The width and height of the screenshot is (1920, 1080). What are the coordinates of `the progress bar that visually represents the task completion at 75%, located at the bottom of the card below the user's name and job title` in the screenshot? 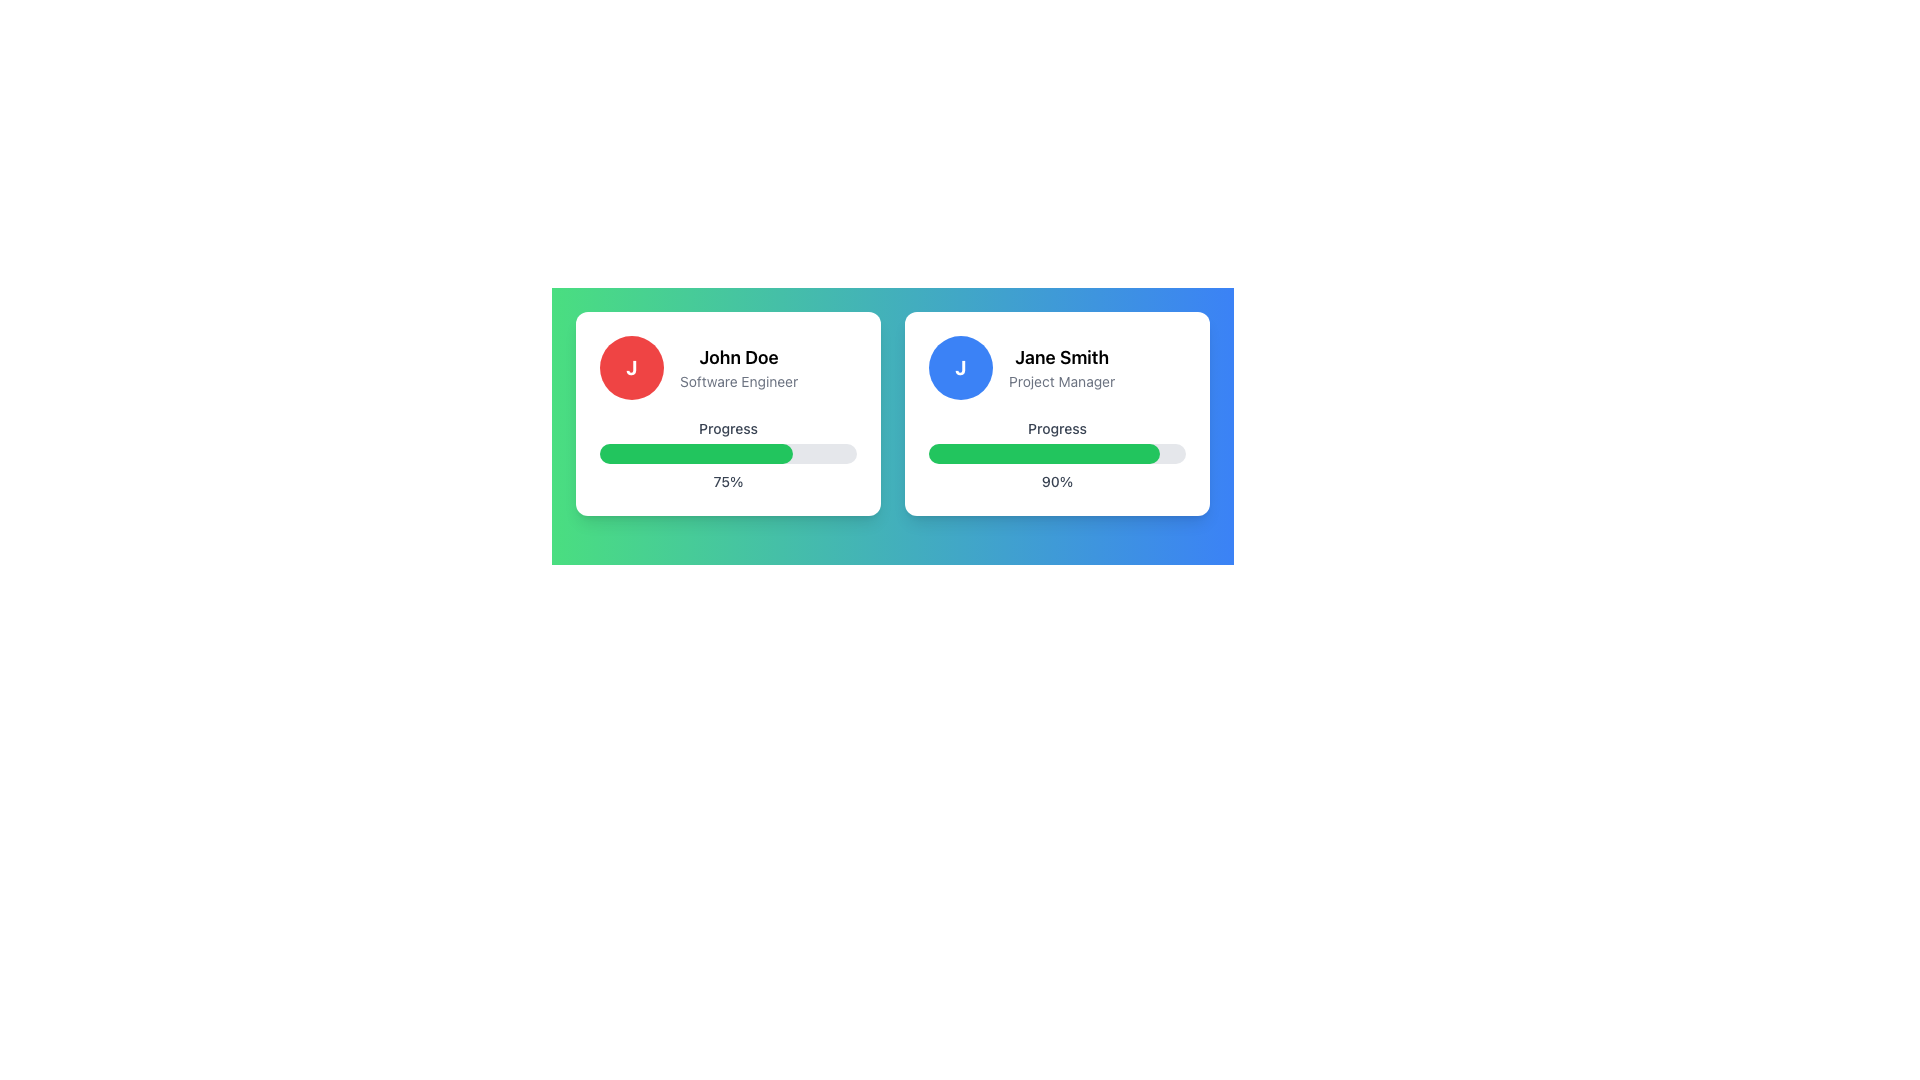 It's located at (727, 454).